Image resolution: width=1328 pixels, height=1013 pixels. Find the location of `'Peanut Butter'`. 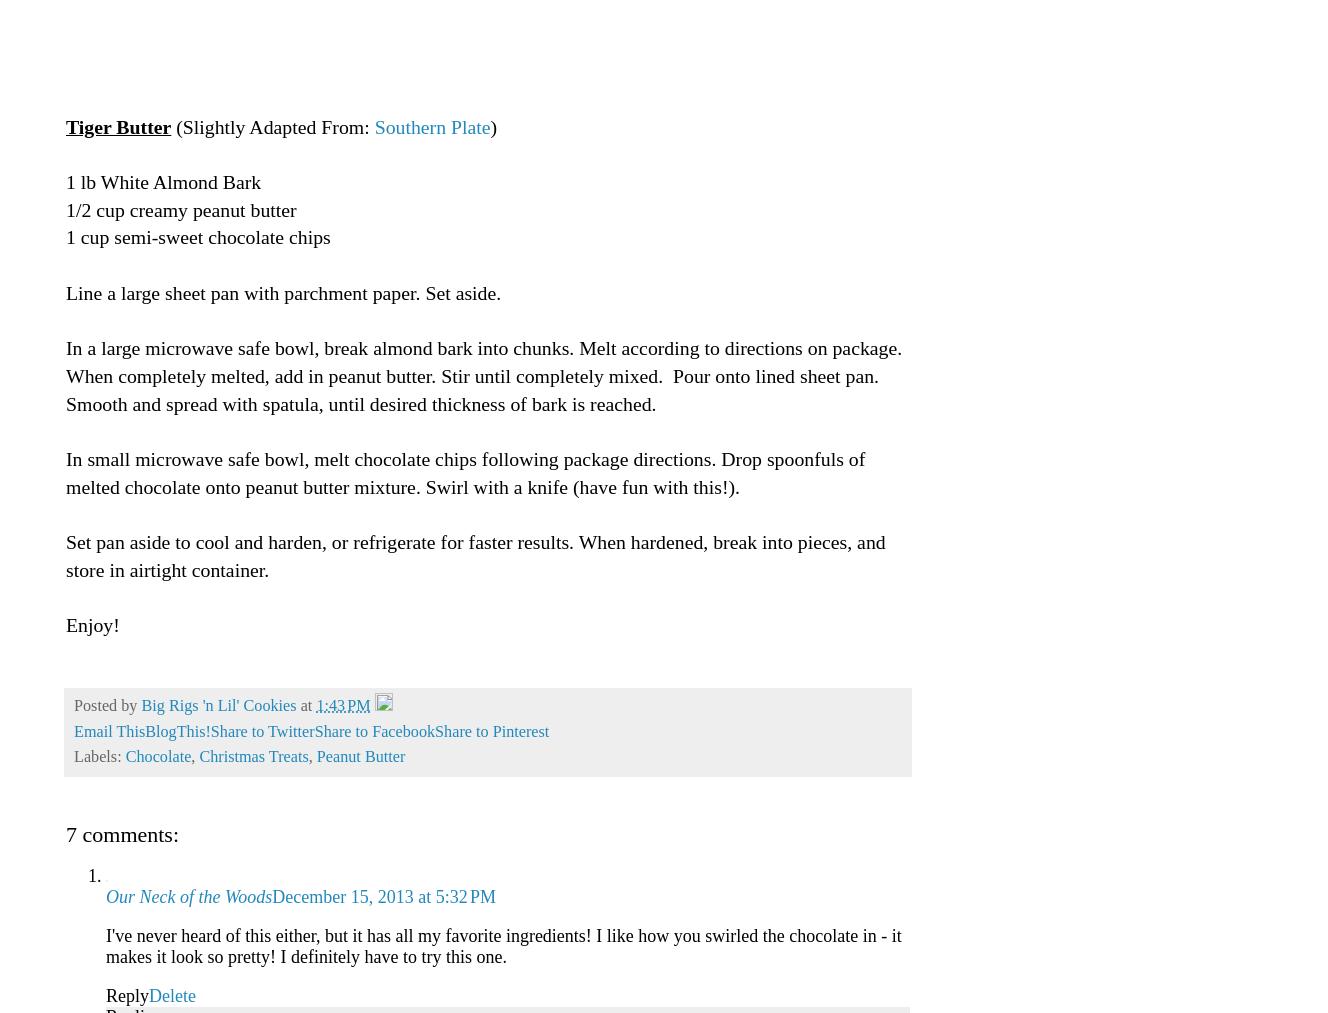

'Peanut Butter' is located at coordinates (359, 757).